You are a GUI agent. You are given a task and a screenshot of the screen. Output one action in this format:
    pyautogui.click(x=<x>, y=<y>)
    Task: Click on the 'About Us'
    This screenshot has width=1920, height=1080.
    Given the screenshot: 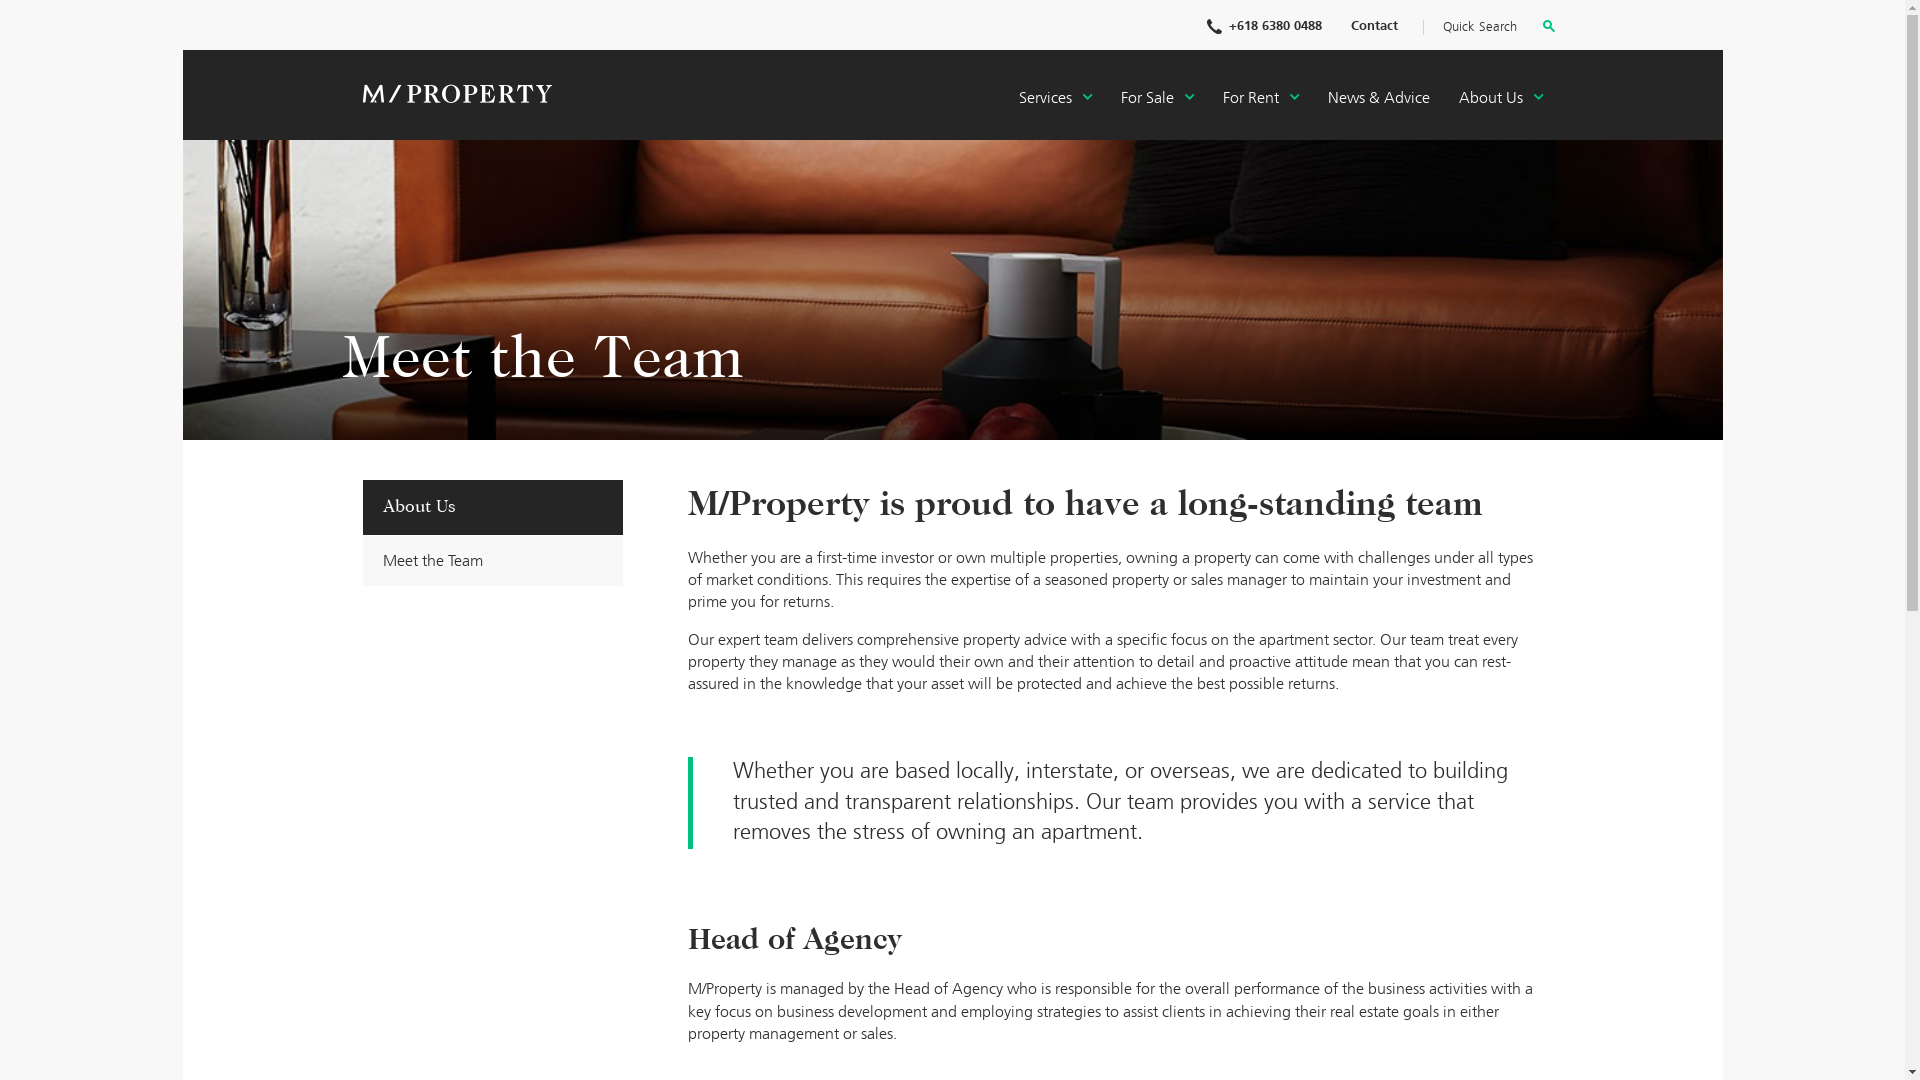 What is the action you would take?
    pyautogui.click(x=491, y=507)
    